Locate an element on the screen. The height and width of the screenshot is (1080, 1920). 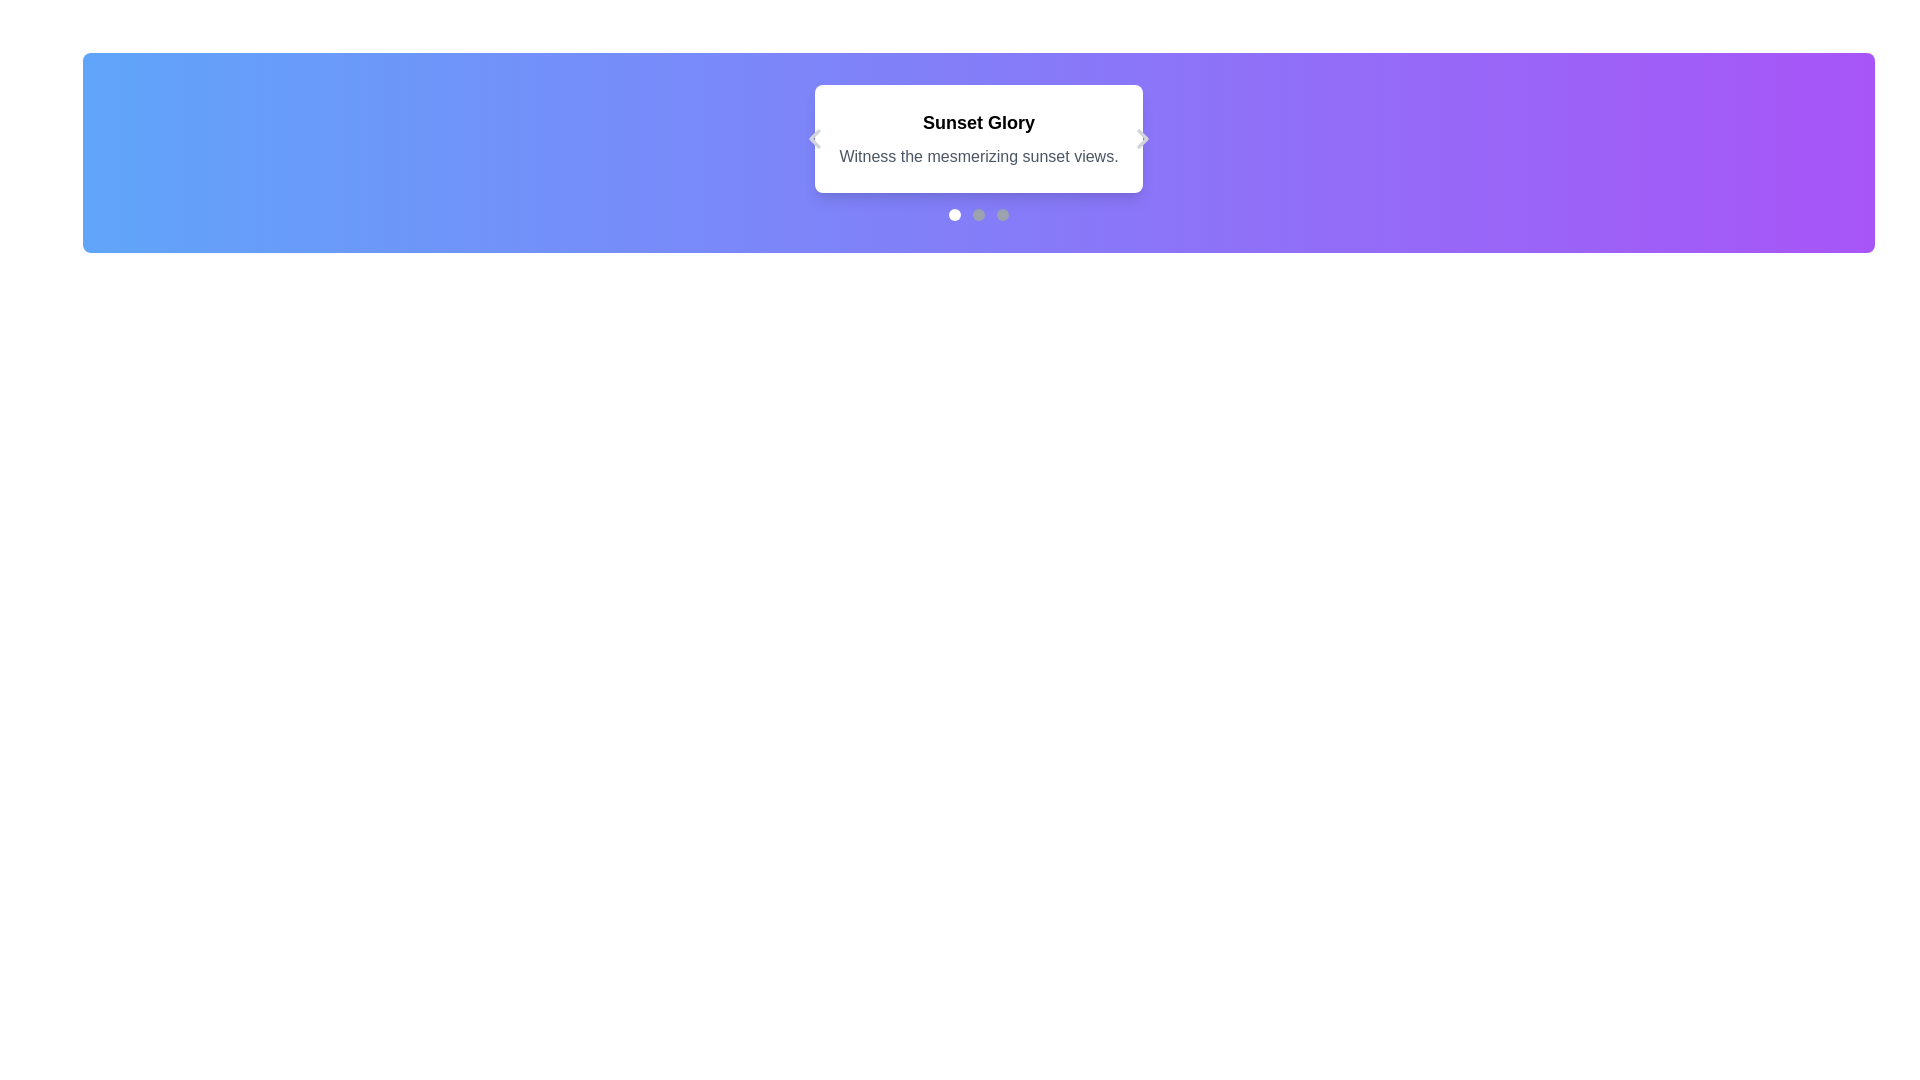
the third navigation indicator (carousel dot) located at the bottom-center of the main content area is located at coordinates (1003, 215).